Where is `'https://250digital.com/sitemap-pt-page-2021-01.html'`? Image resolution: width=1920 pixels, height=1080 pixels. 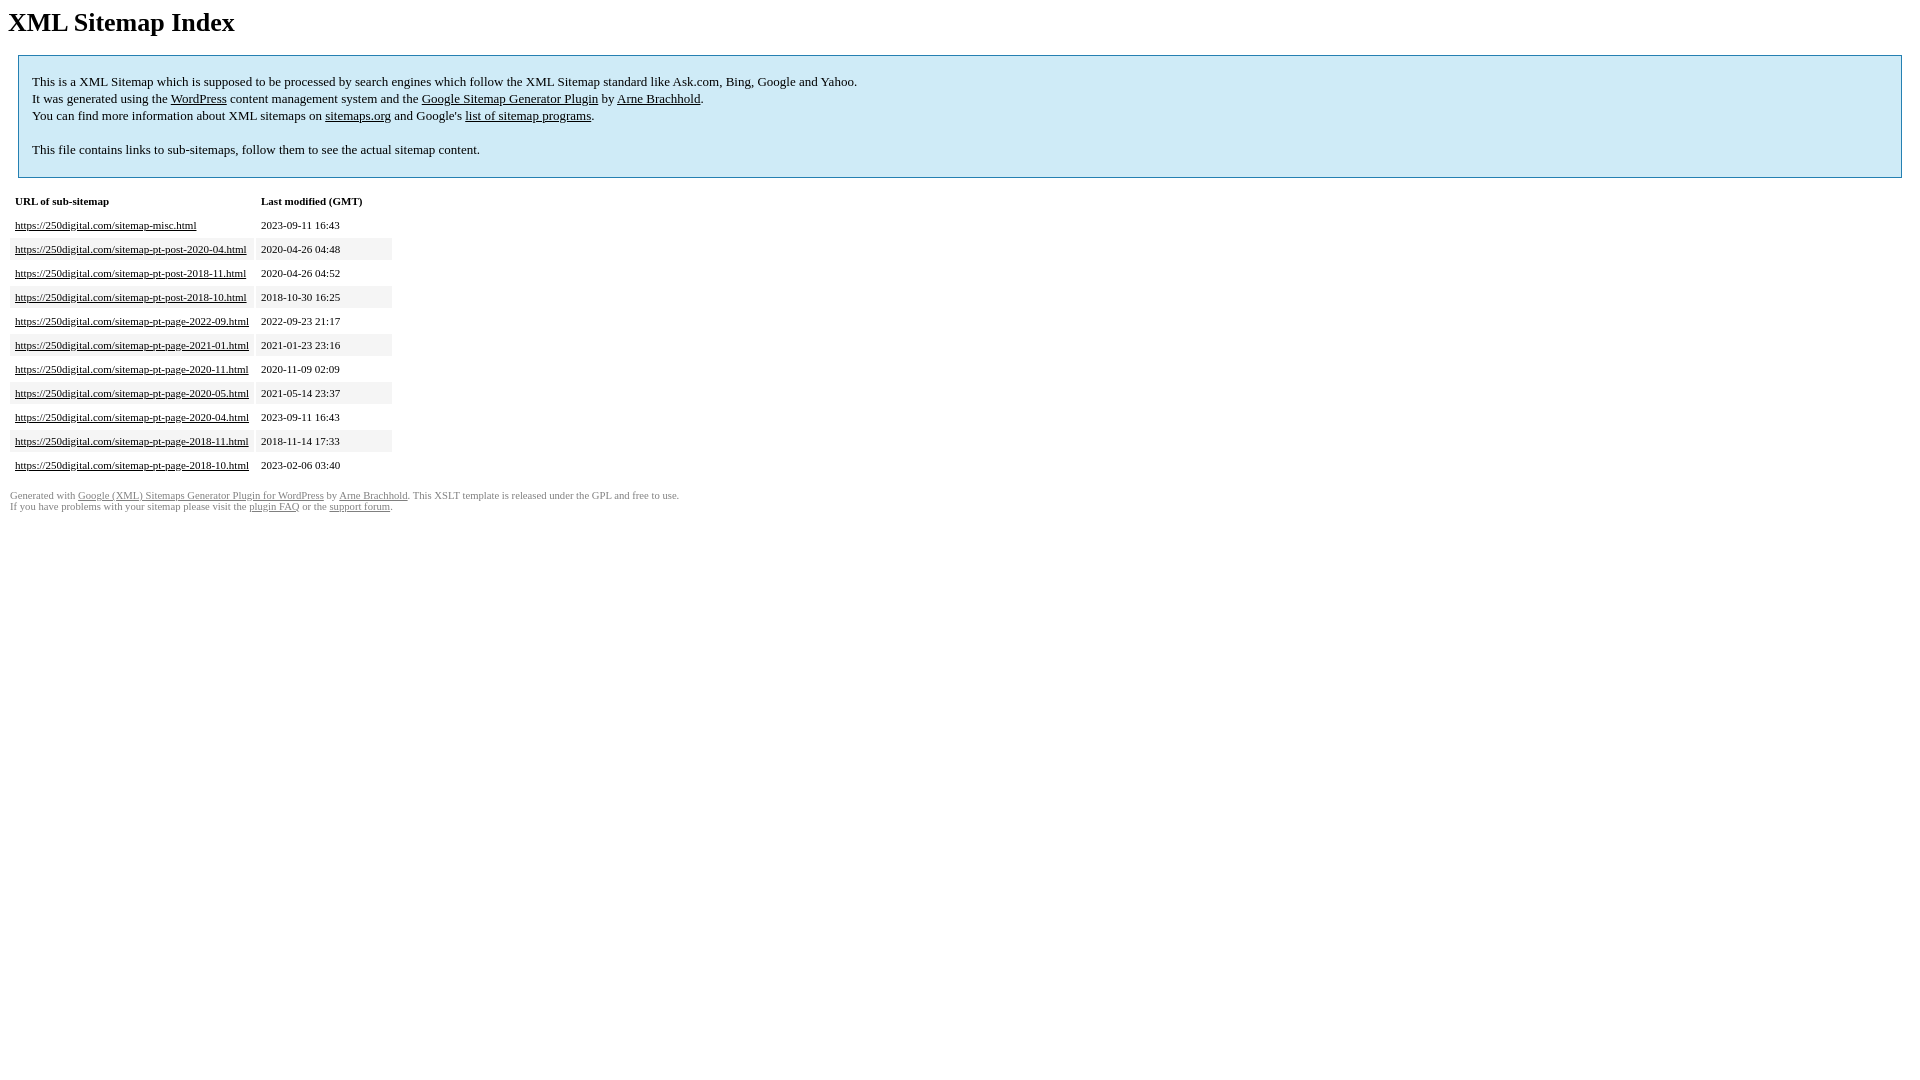 'https://250digital.com/sitemap-pt-page-2021-01.html' is located at coordinates (131, 343).